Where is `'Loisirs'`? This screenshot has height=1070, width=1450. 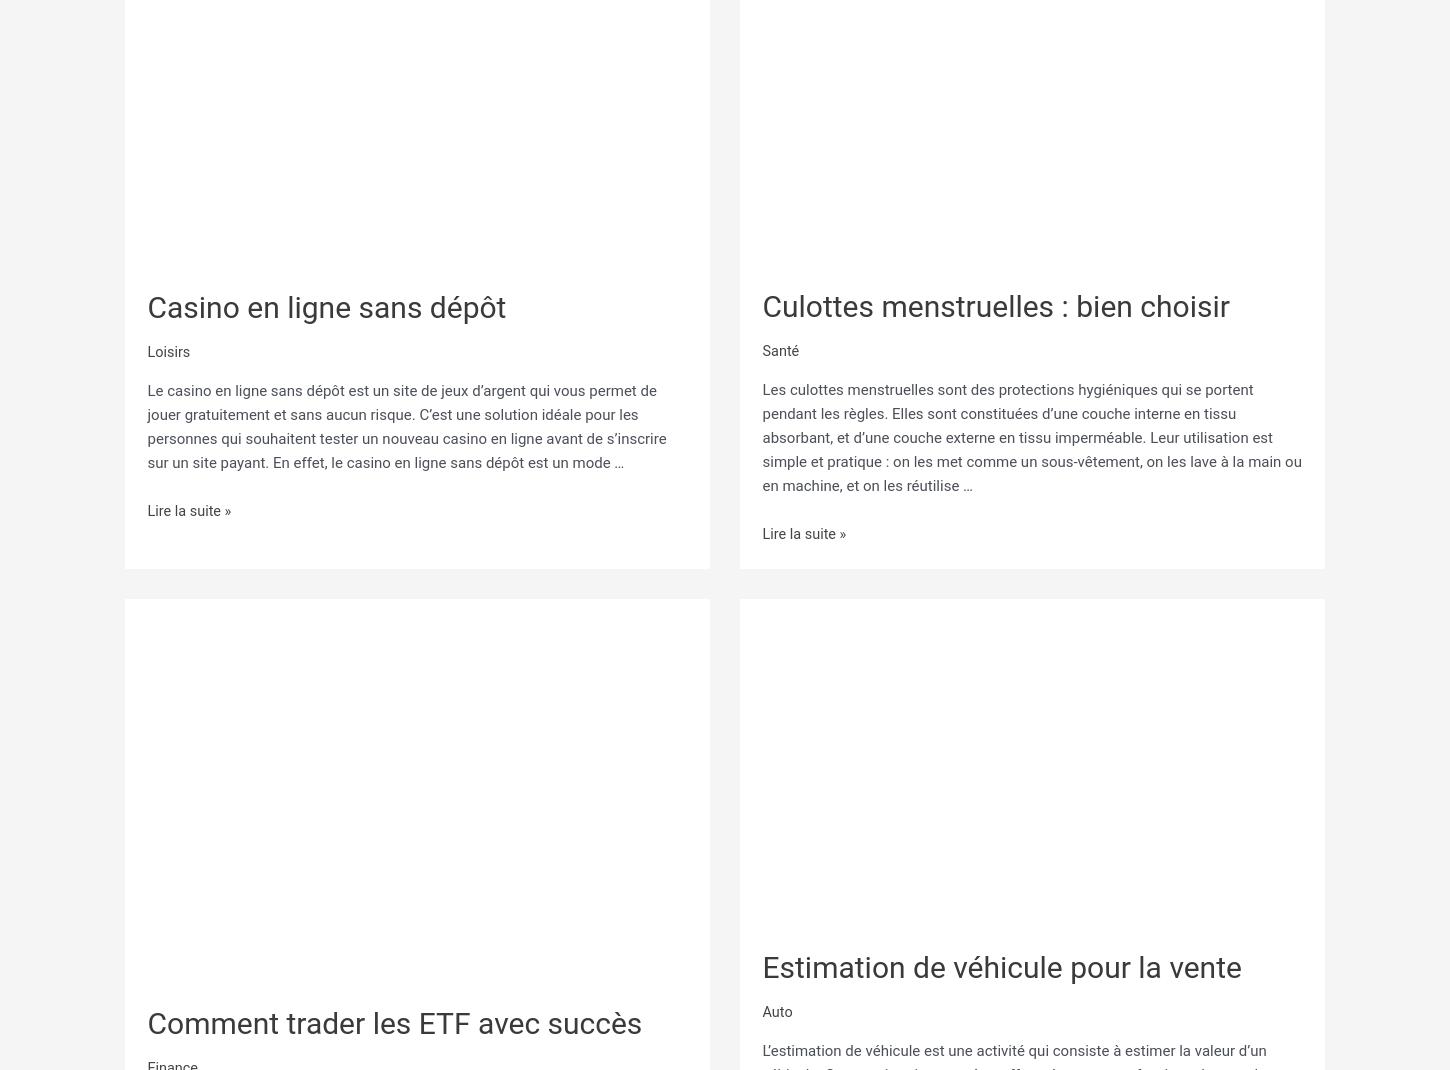 'Loisirs' is located at coordinates (168, 347).